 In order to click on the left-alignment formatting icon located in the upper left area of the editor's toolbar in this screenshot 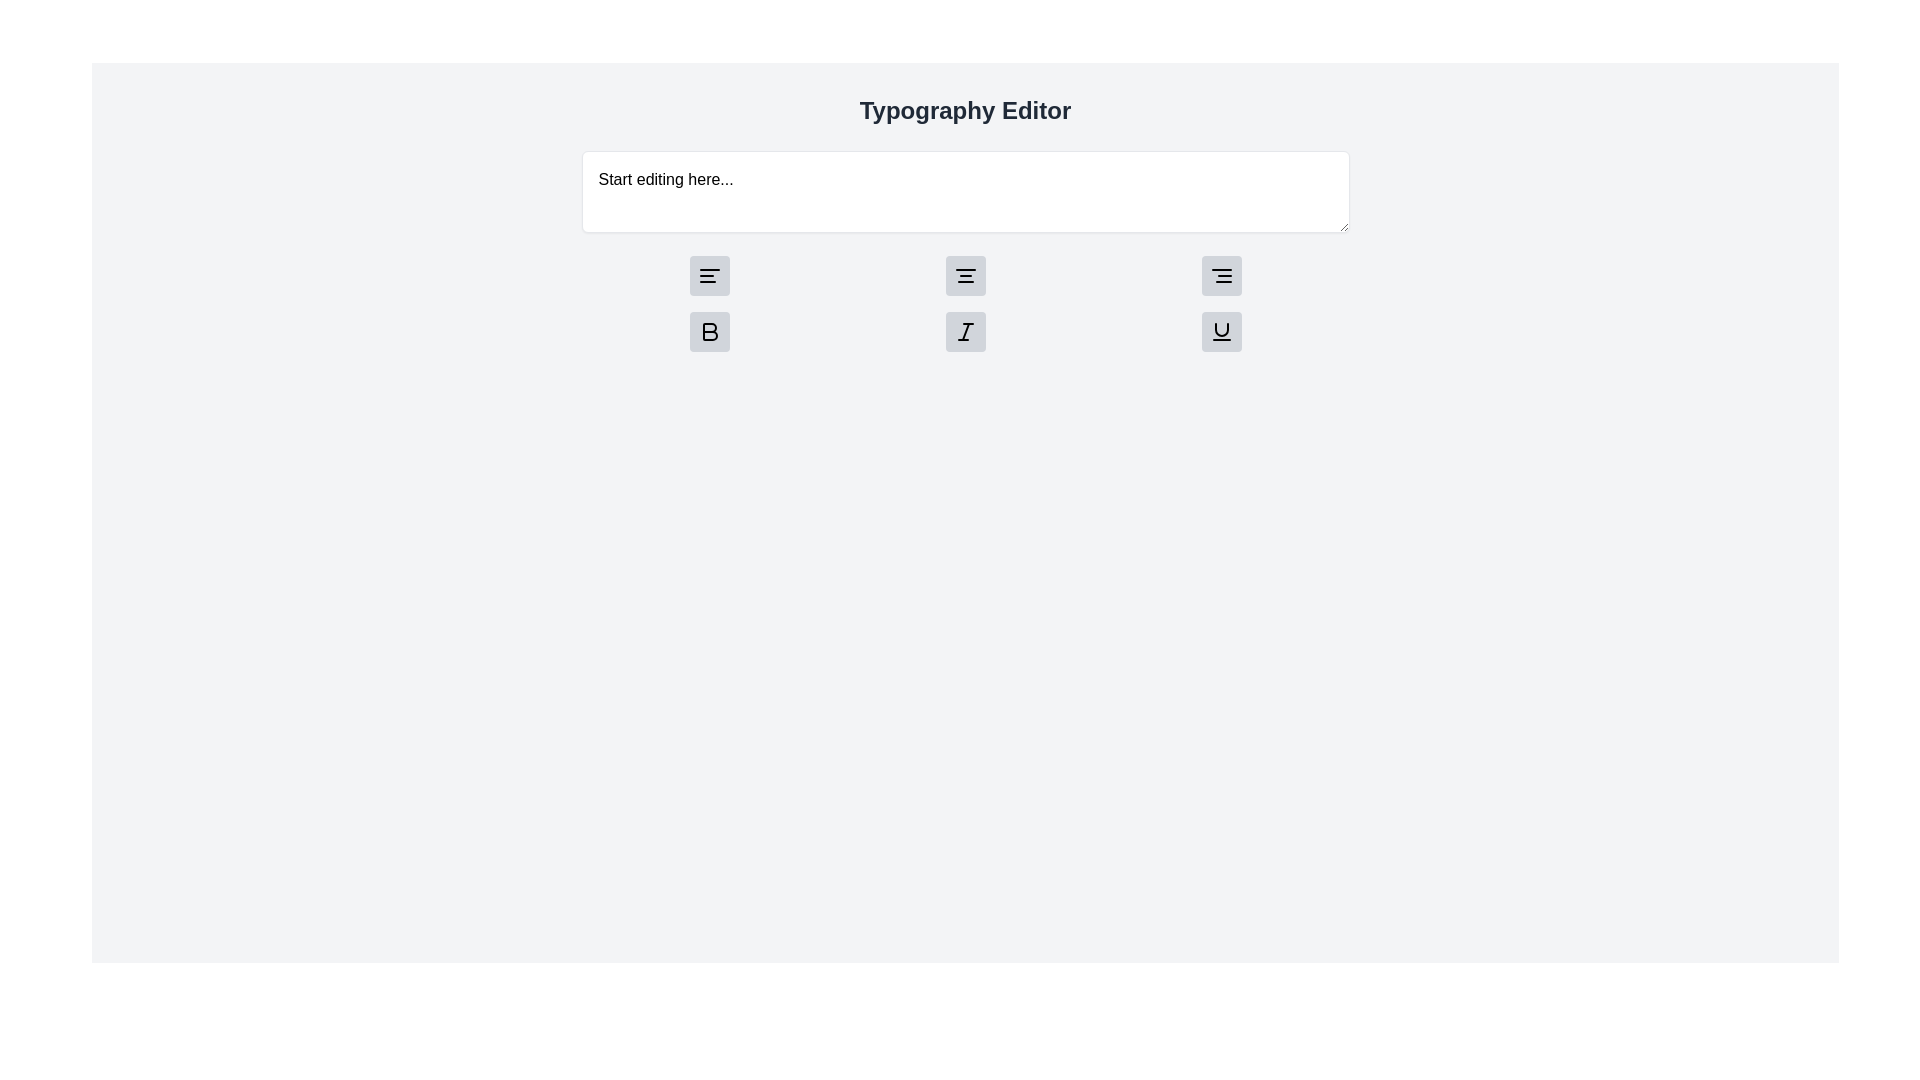, I will do `click(709, 276)`.